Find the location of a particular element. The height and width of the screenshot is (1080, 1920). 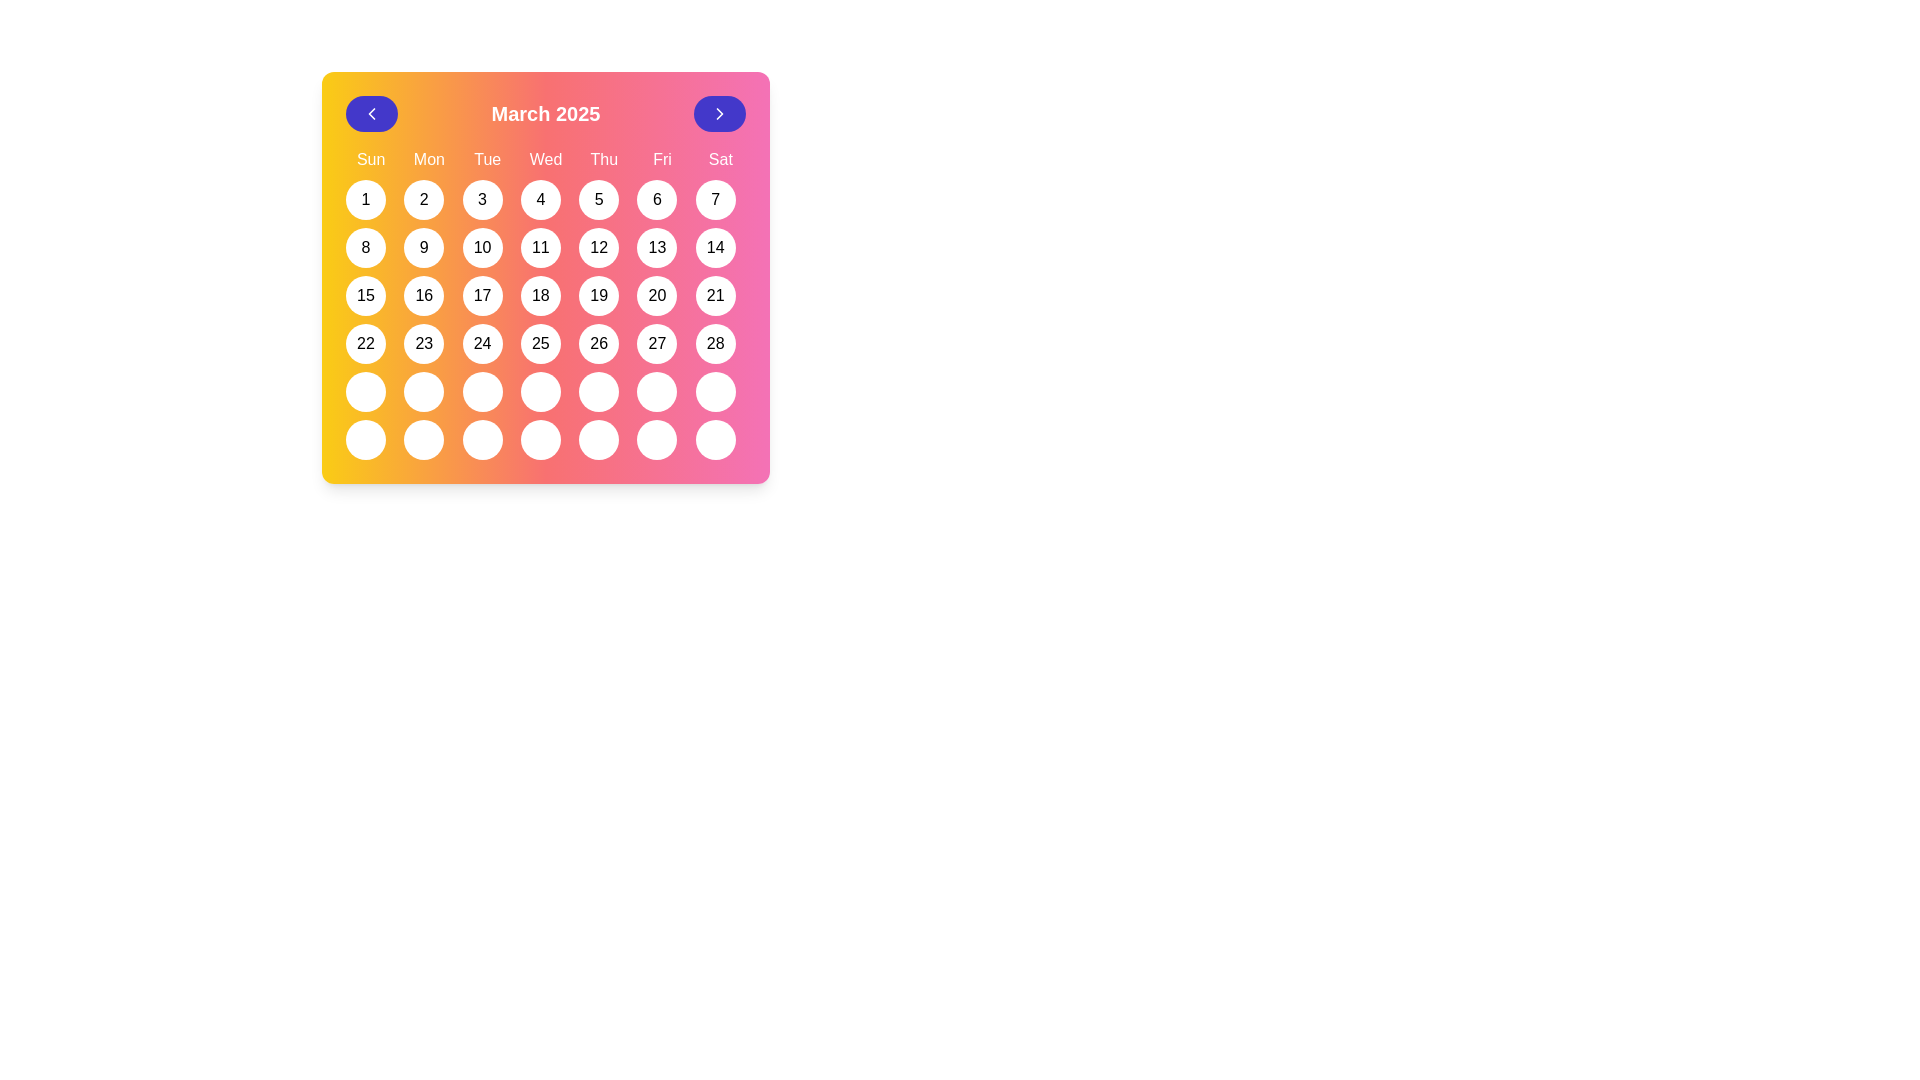

the circular white button in the last row and seventh column of the interactive calendar is located at coordinates (715, 438).